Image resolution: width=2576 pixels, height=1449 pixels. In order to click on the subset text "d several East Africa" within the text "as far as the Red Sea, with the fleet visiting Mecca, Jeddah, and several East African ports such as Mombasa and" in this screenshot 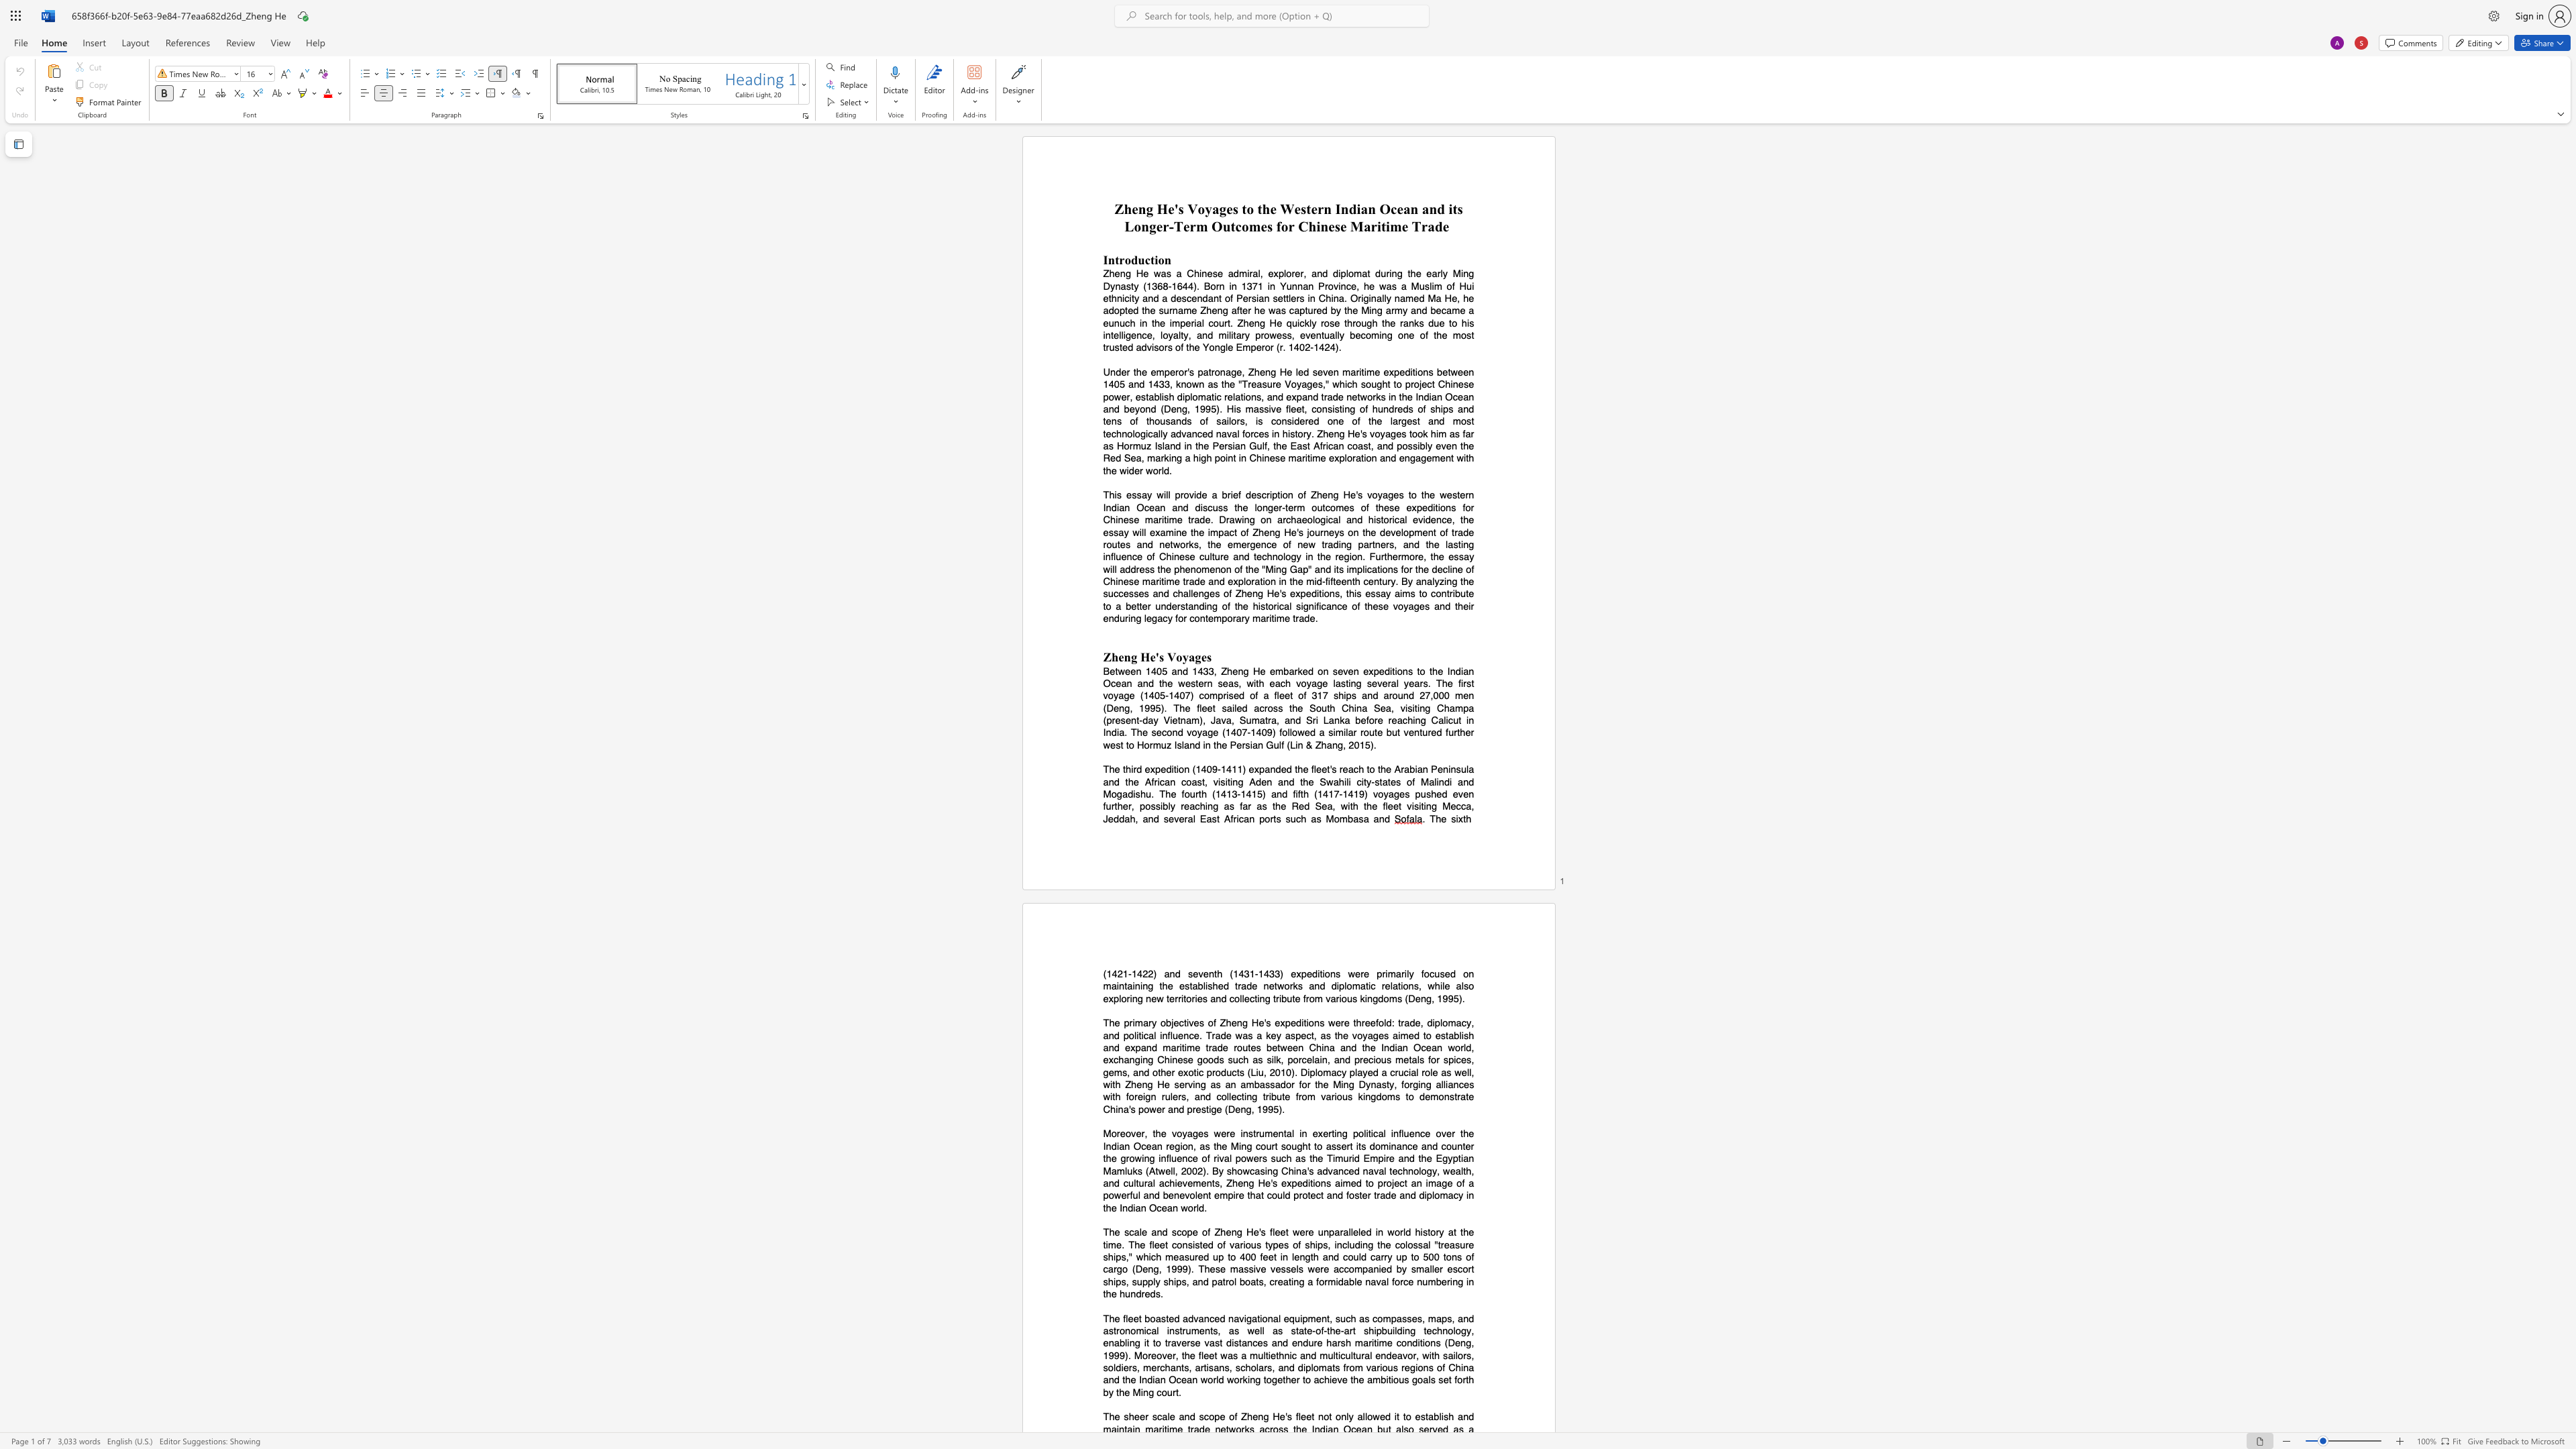, I will do `click(1152, 817)`.